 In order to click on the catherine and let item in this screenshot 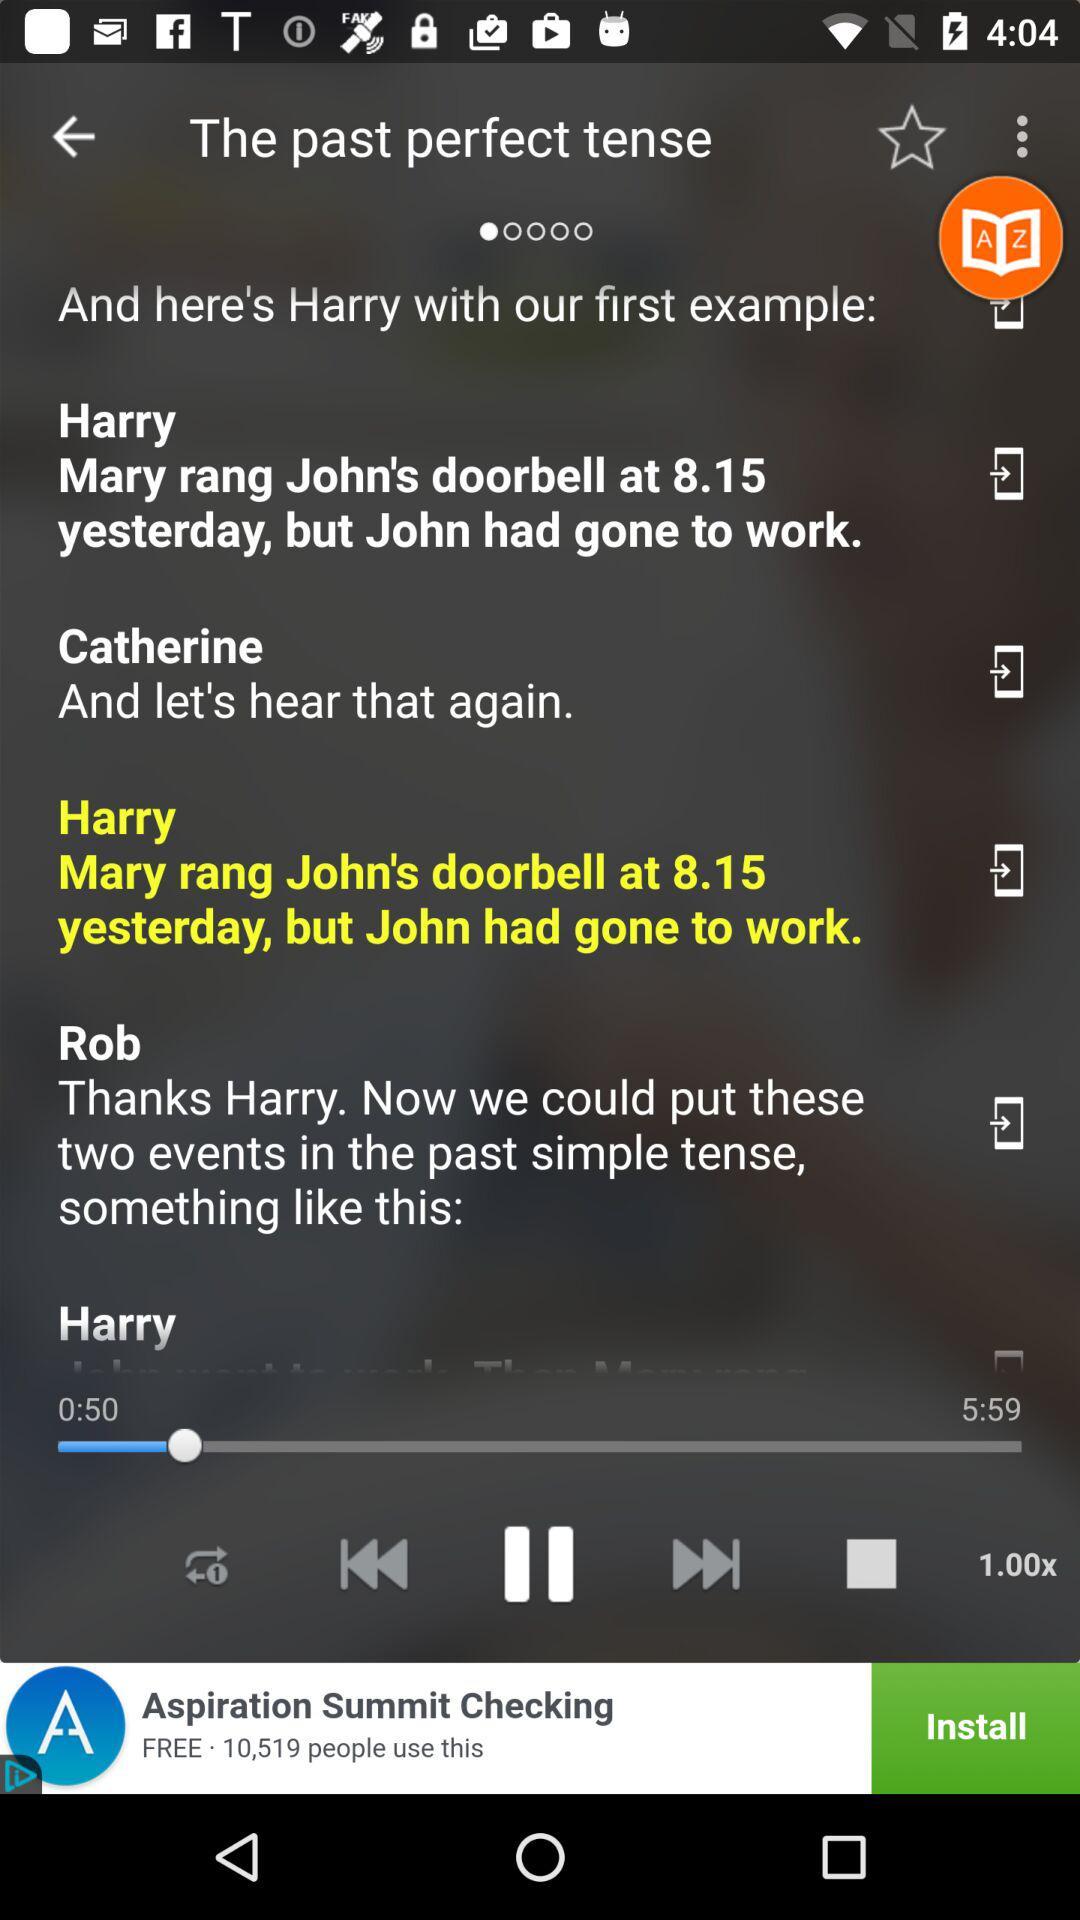, I will do `click(499, 672)`.